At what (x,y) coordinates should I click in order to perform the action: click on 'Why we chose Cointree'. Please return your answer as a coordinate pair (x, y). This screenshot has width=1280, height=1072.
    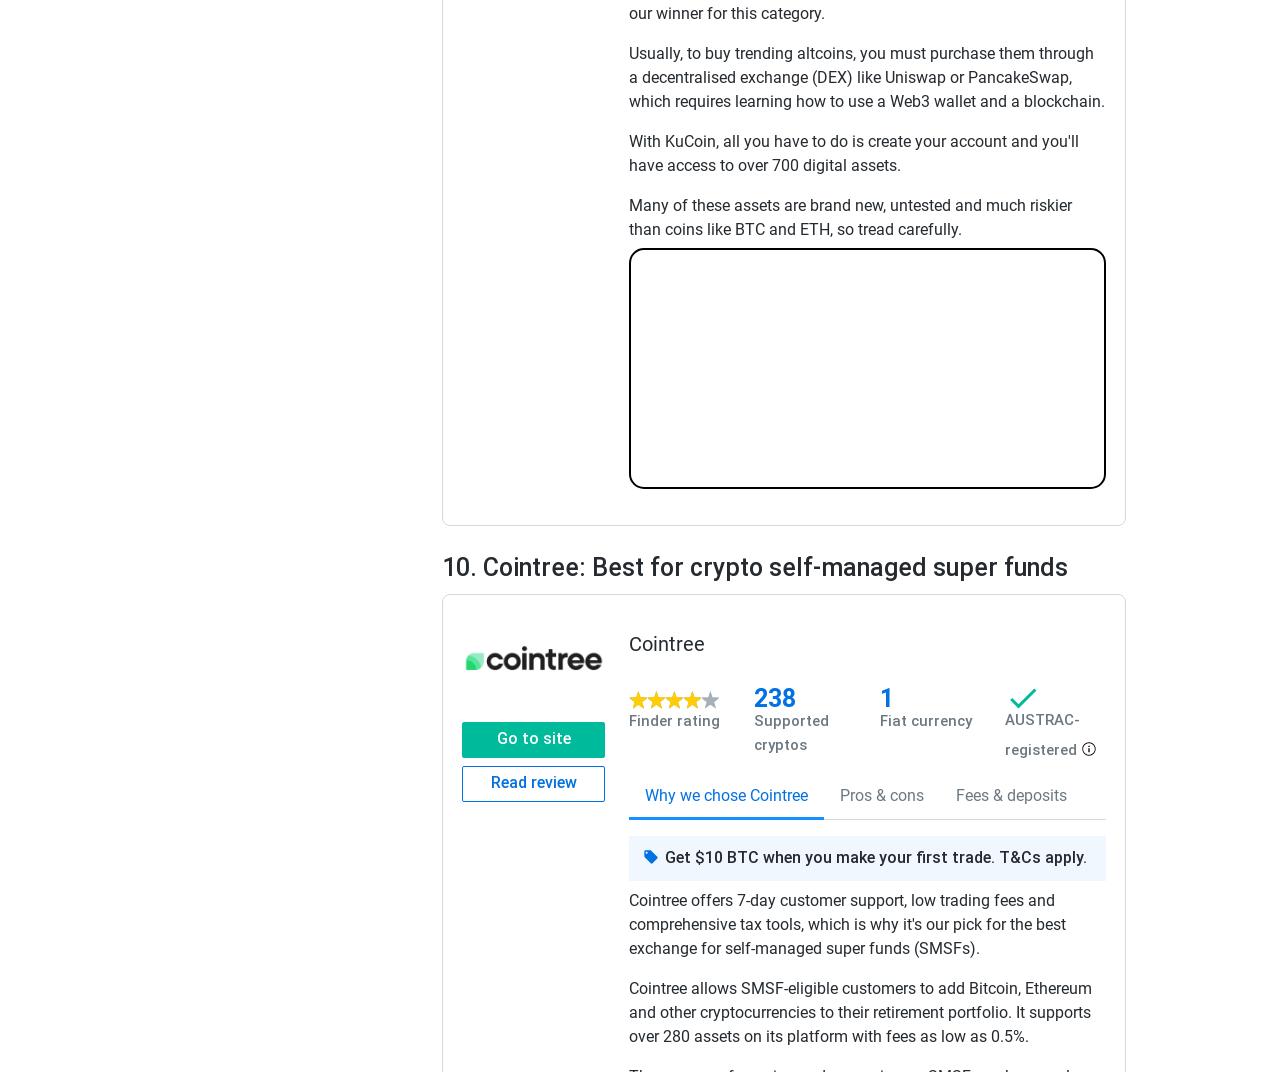
    Looking at the image, I should click on (725, 794).